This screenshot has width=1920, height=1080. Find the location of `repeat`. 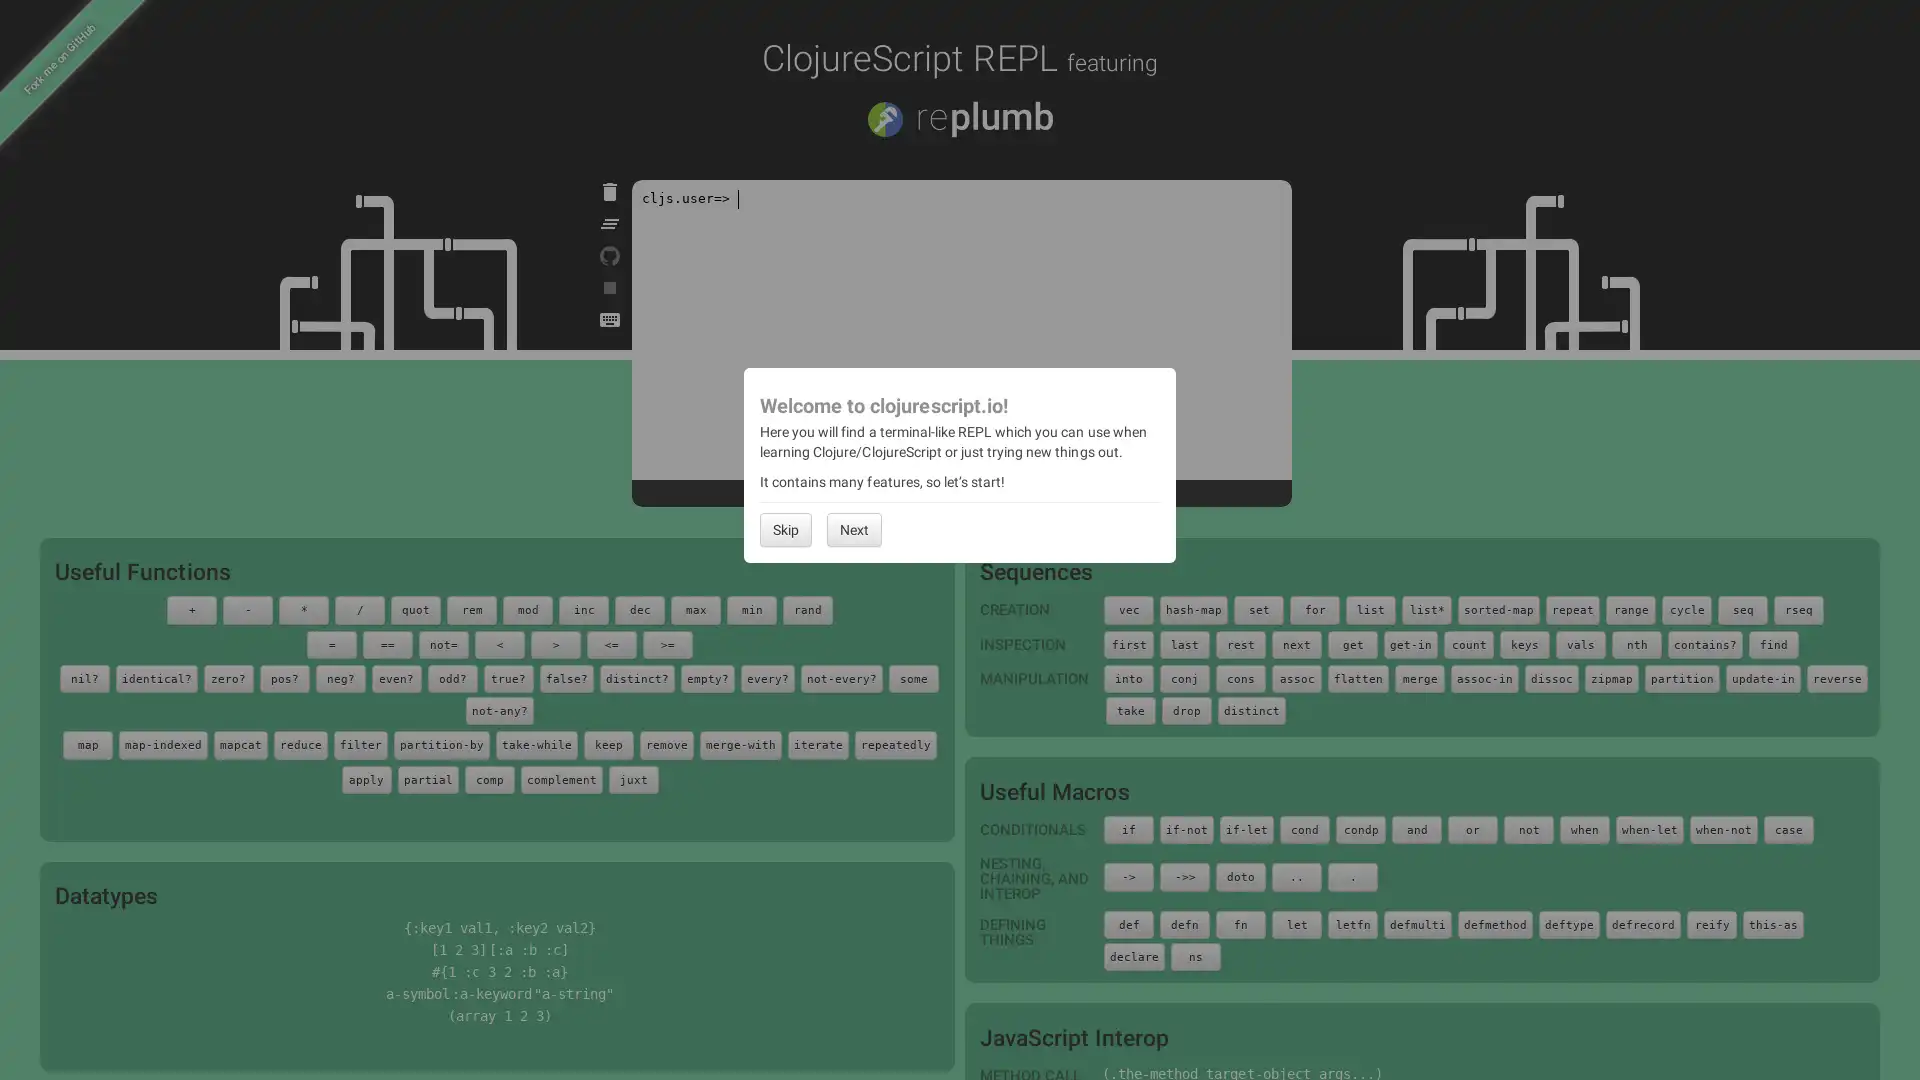

repeat is located at coordinates (1572, 608).